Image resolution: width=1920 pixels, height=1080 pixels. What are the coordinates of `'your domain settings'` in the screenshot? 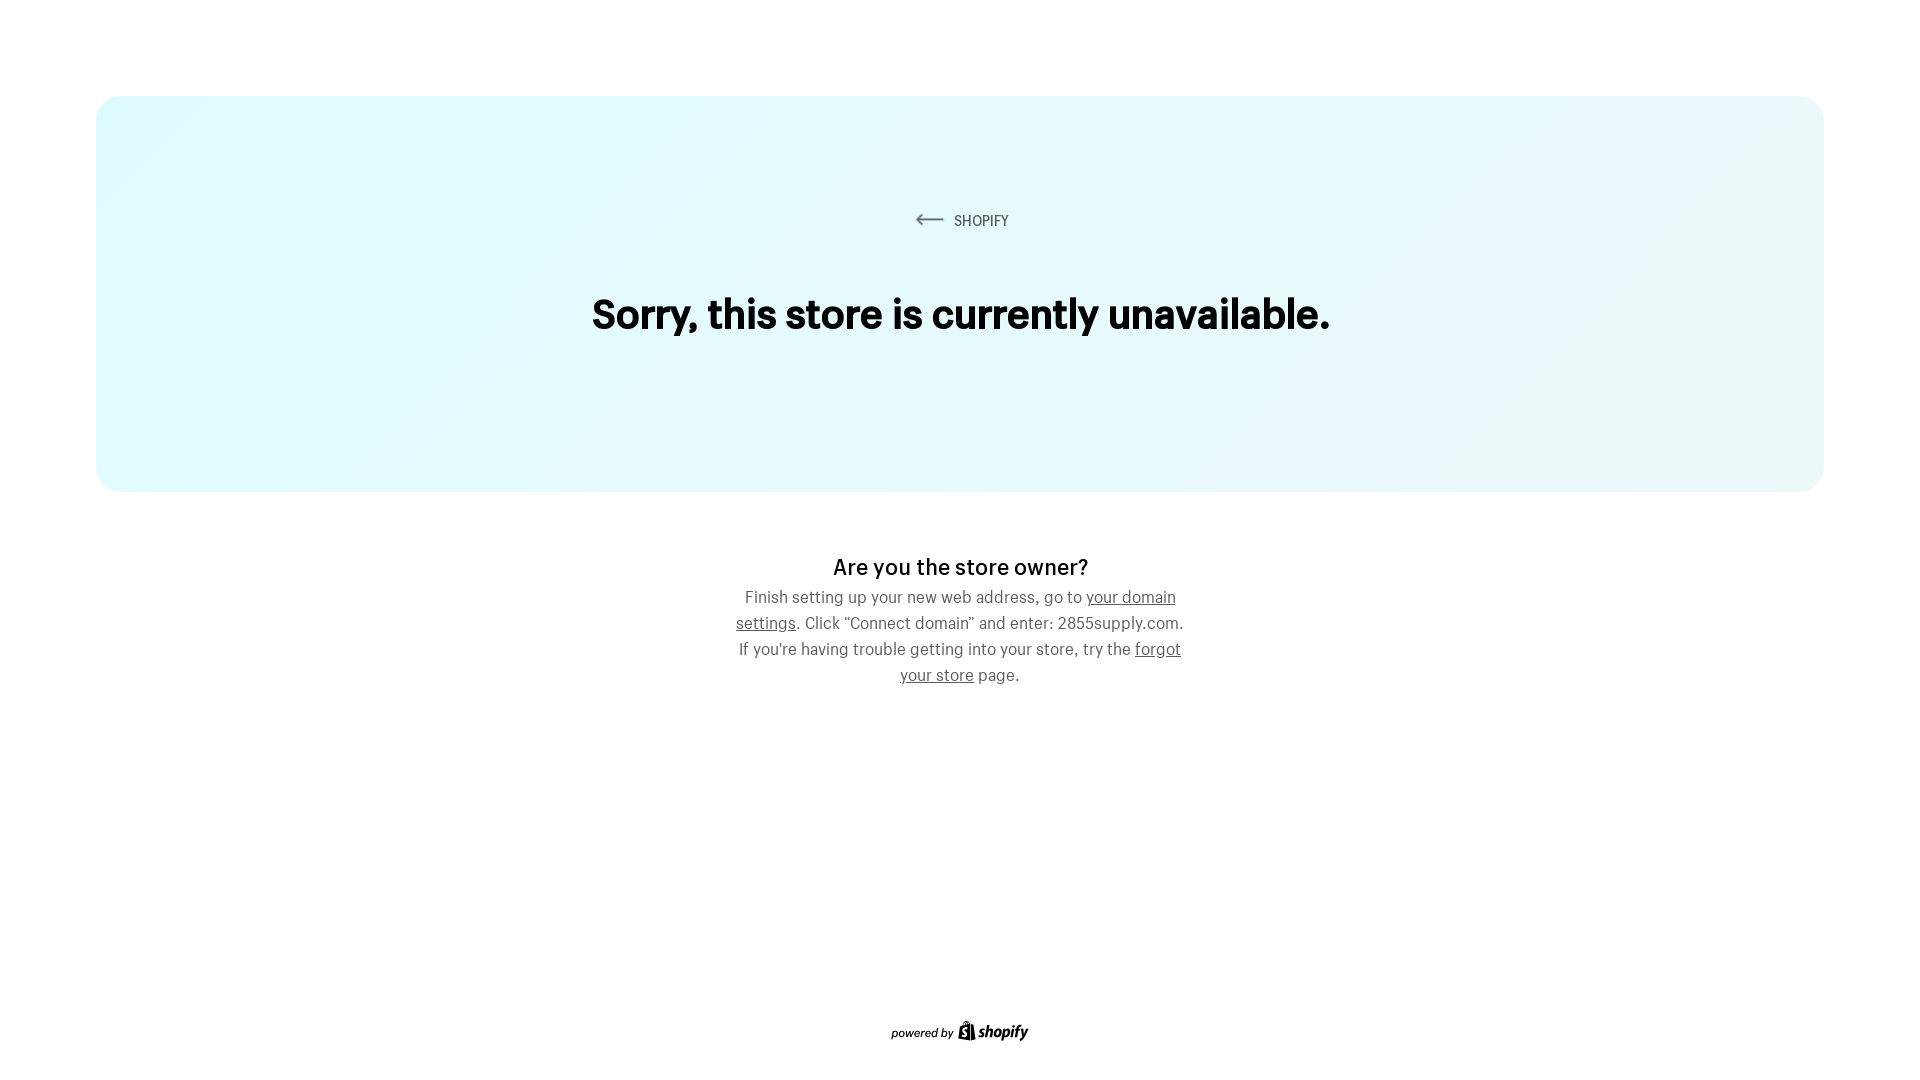 It's located at (954, 605).